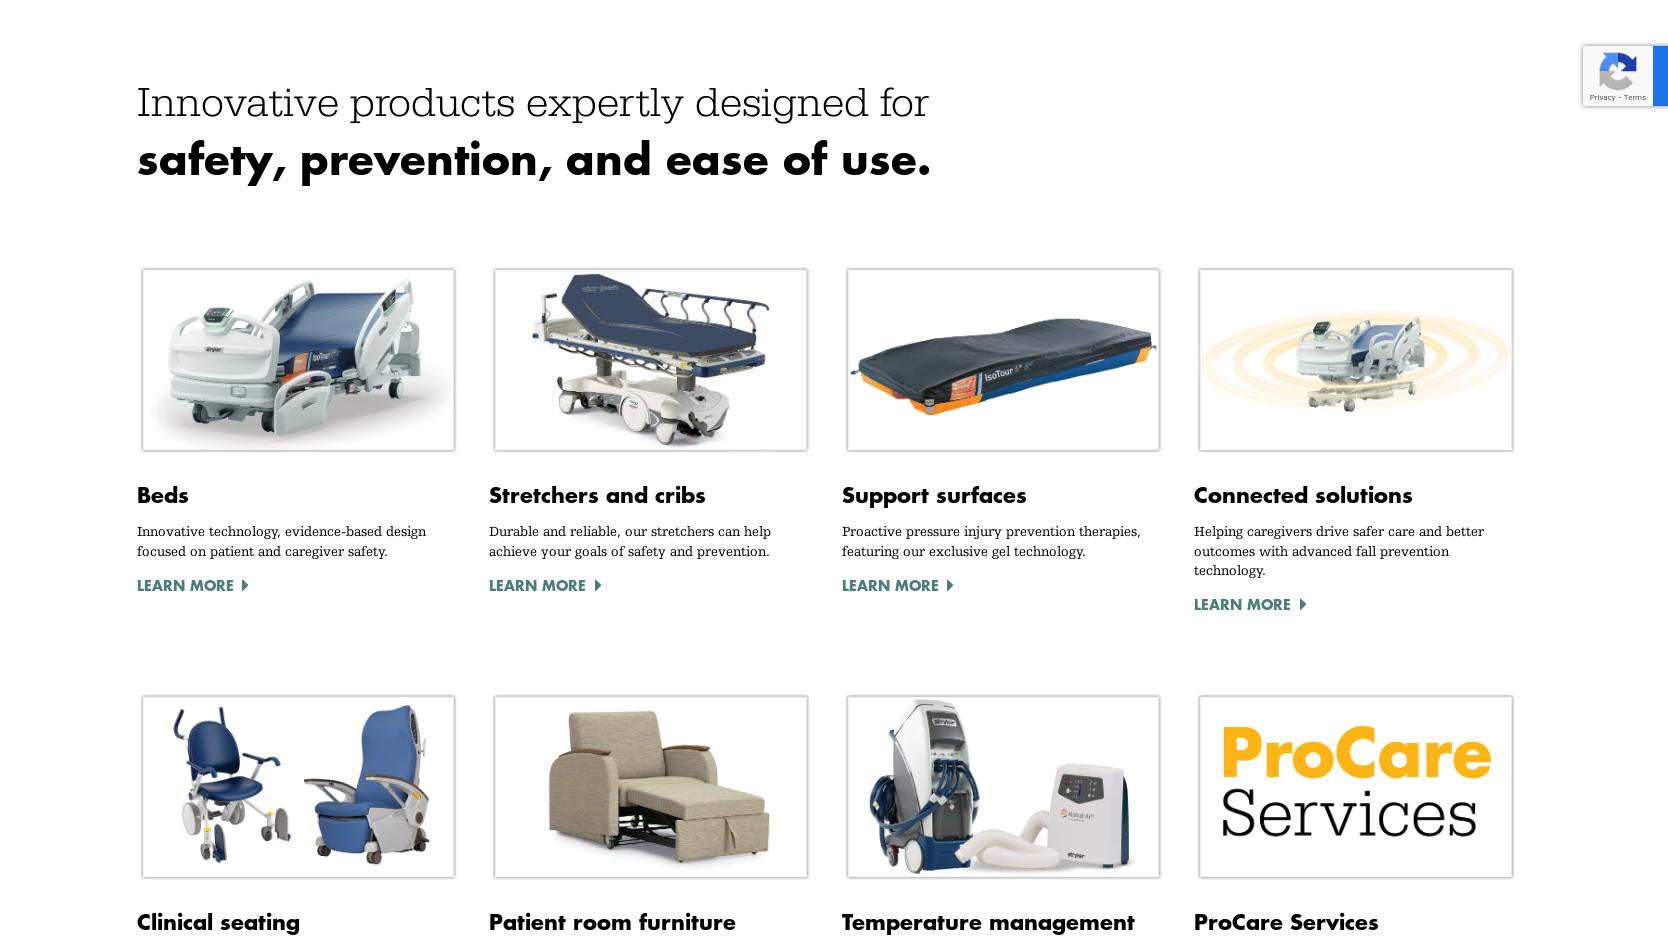  Describe the element at coordinates (1338, 549) in the screenshot. I see `'Helping caregivers drive safer care and better outcomes with advanced fall prevention technology.'` at that location.